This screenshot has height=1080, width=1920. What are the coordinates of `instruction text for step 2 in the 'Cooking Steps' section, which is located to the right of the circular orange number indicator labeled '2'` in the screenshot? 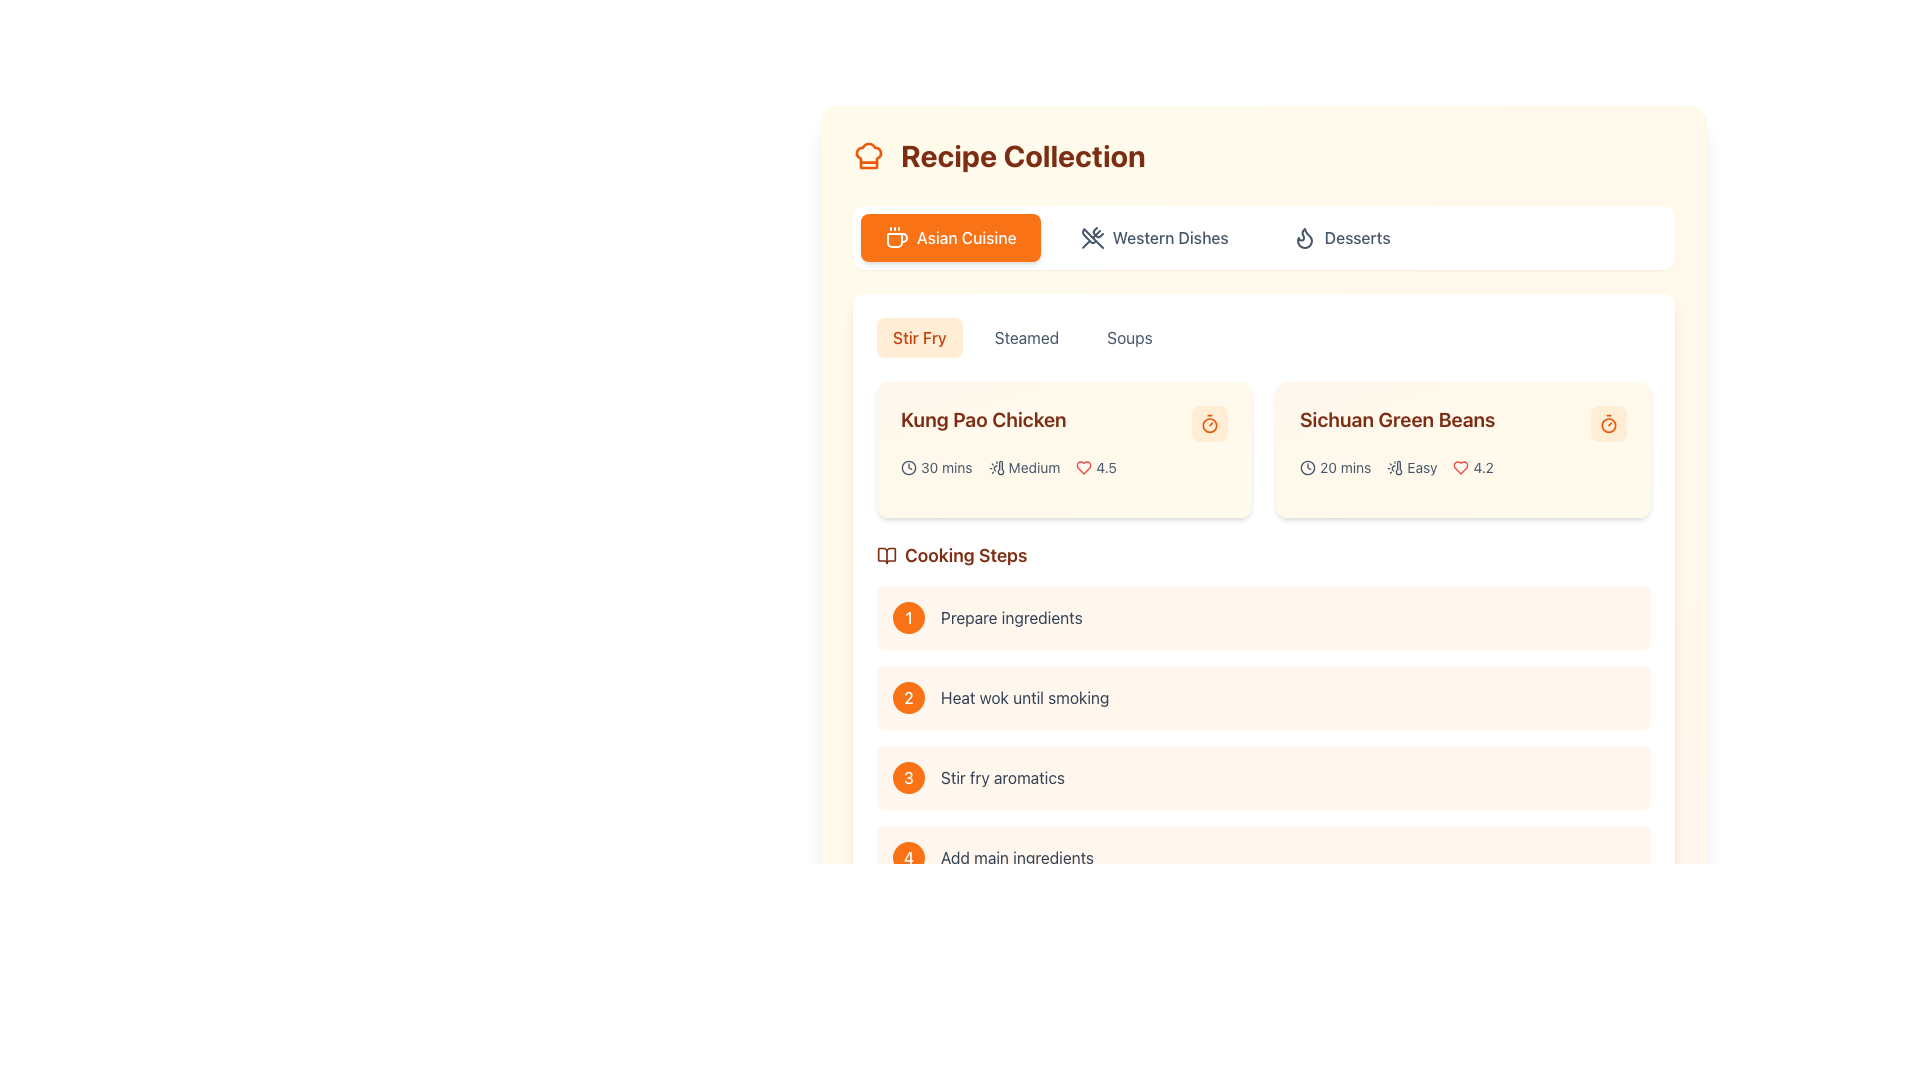 It's located at (1025, 697).